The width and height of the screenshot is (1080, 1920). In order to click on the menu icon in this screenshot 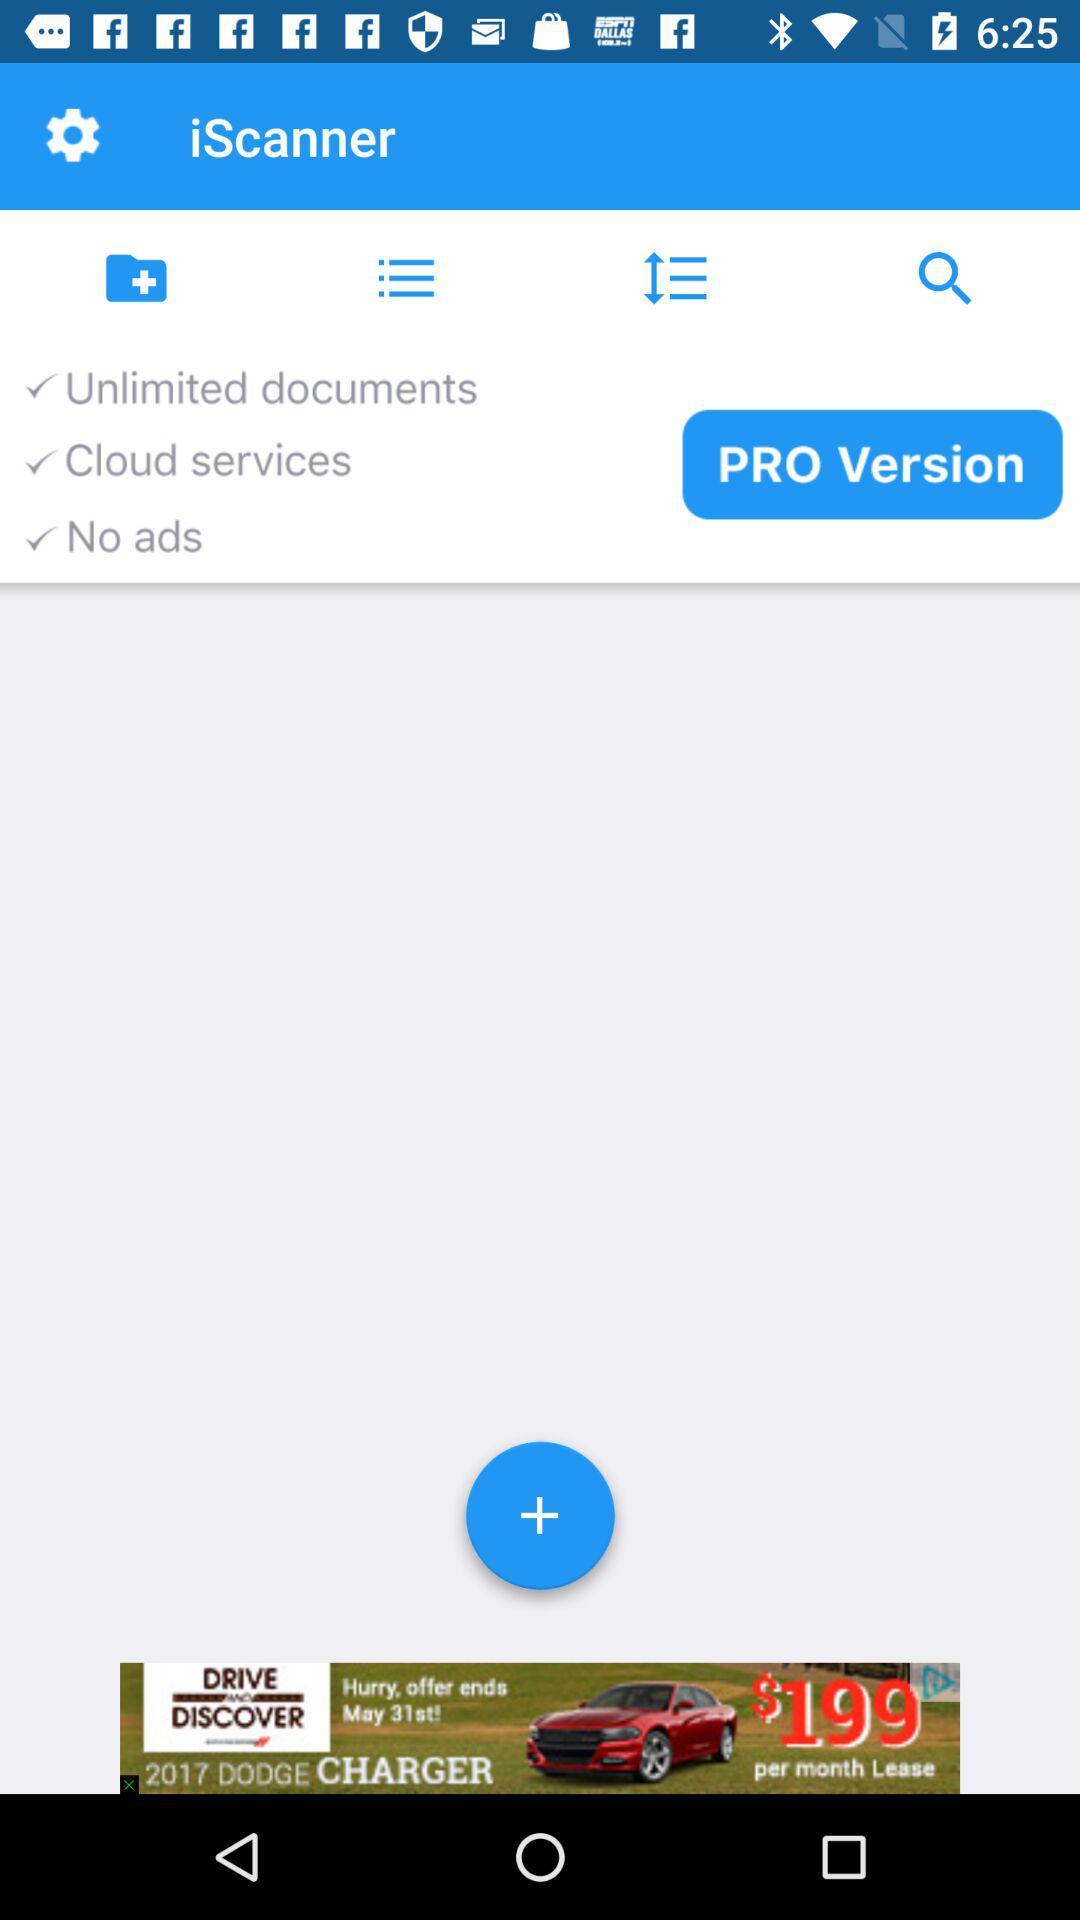, I will do `click(405, 277)`.